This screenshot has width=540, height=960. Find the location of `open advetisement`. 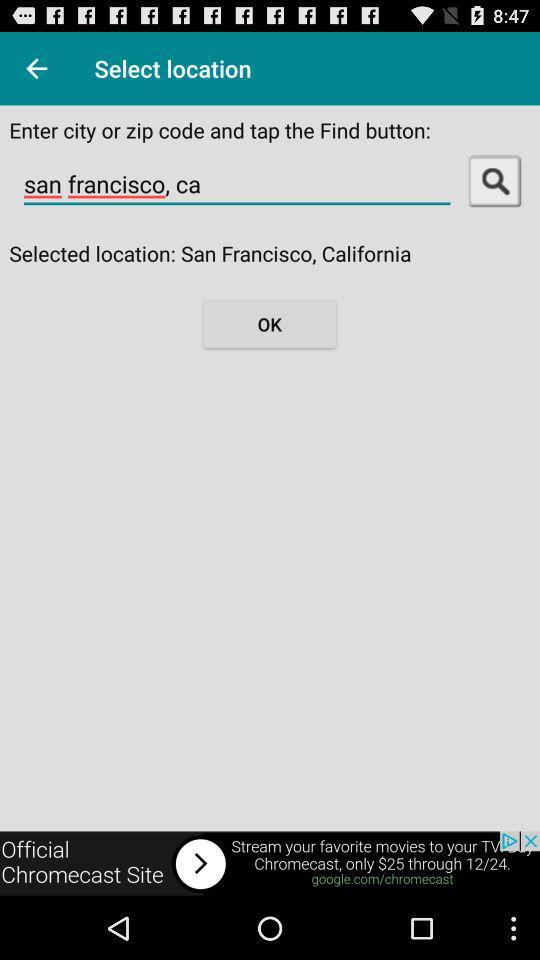

open advetisement is located at coordinates (270, 863).